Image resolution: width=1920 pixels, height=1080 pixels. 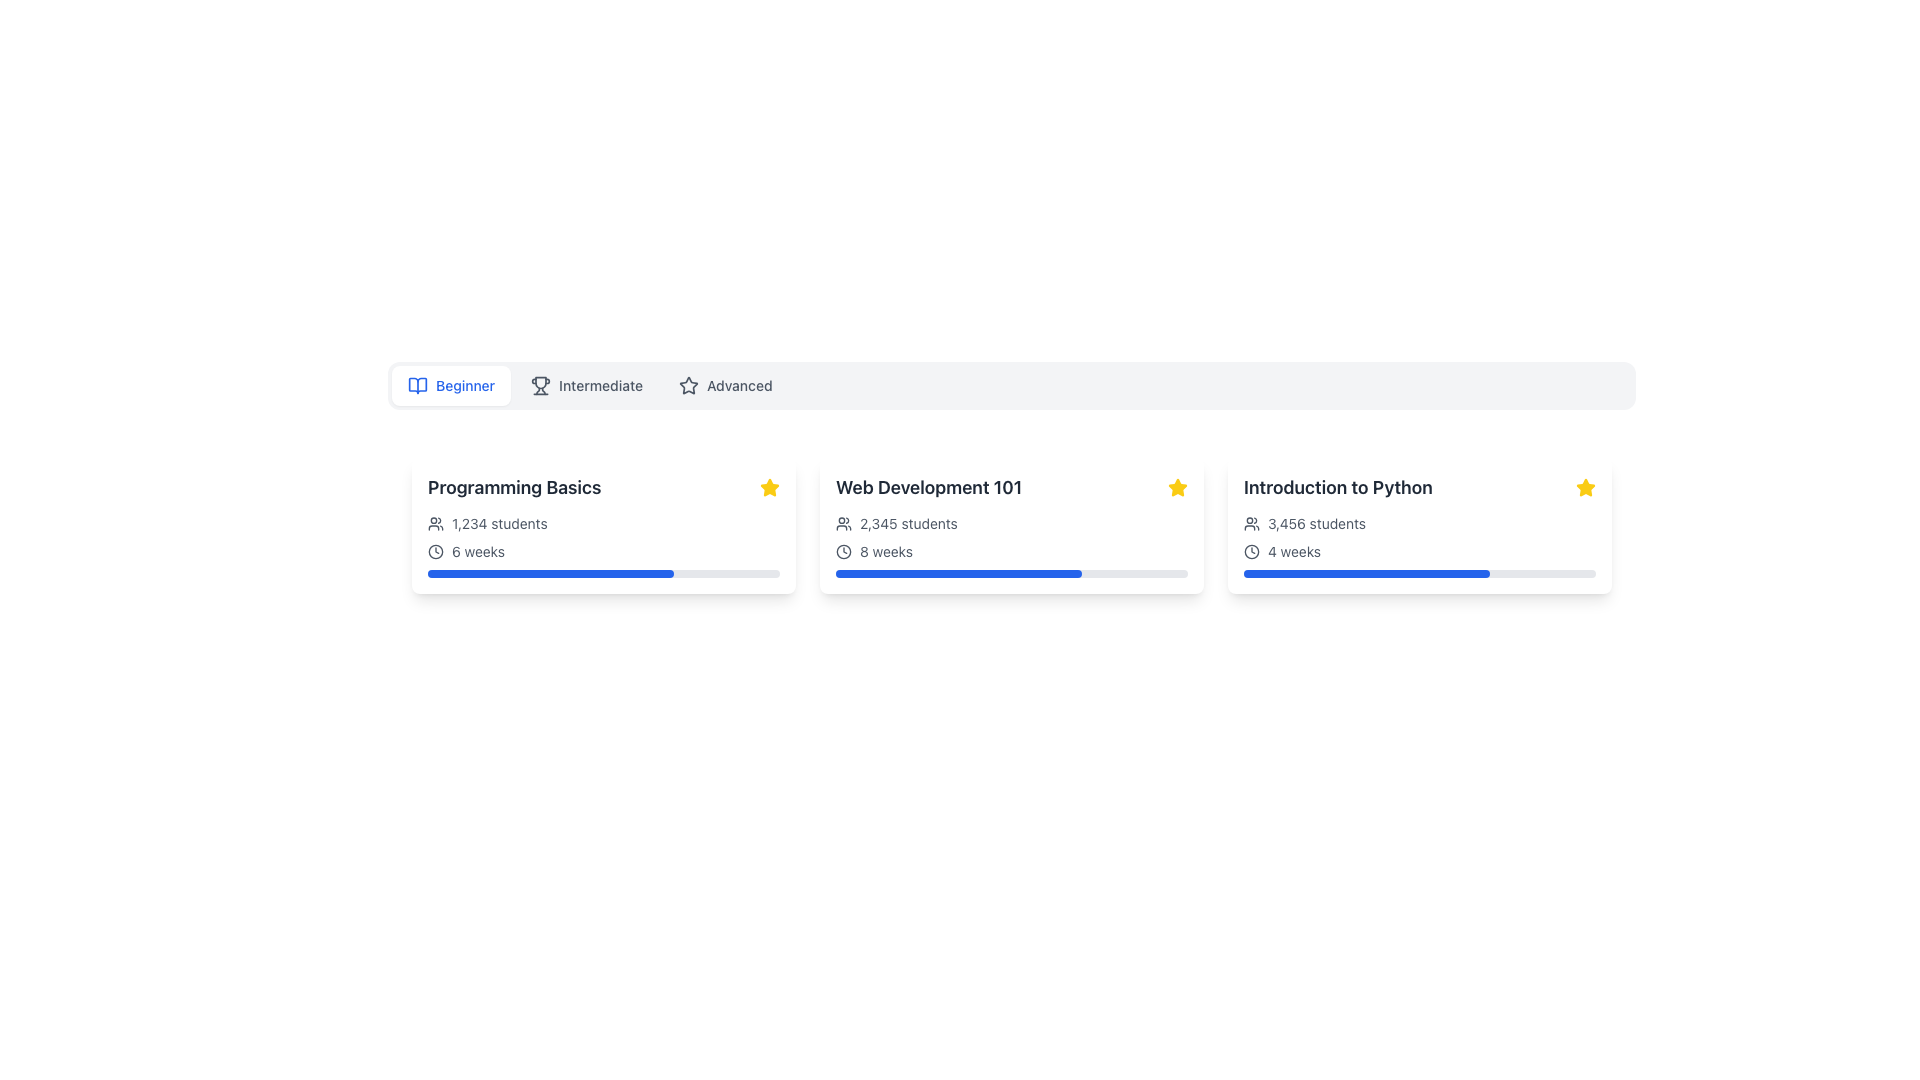 I want to click on the text label displaying 'Beginner' in blue font, so click(x=464, y=385).